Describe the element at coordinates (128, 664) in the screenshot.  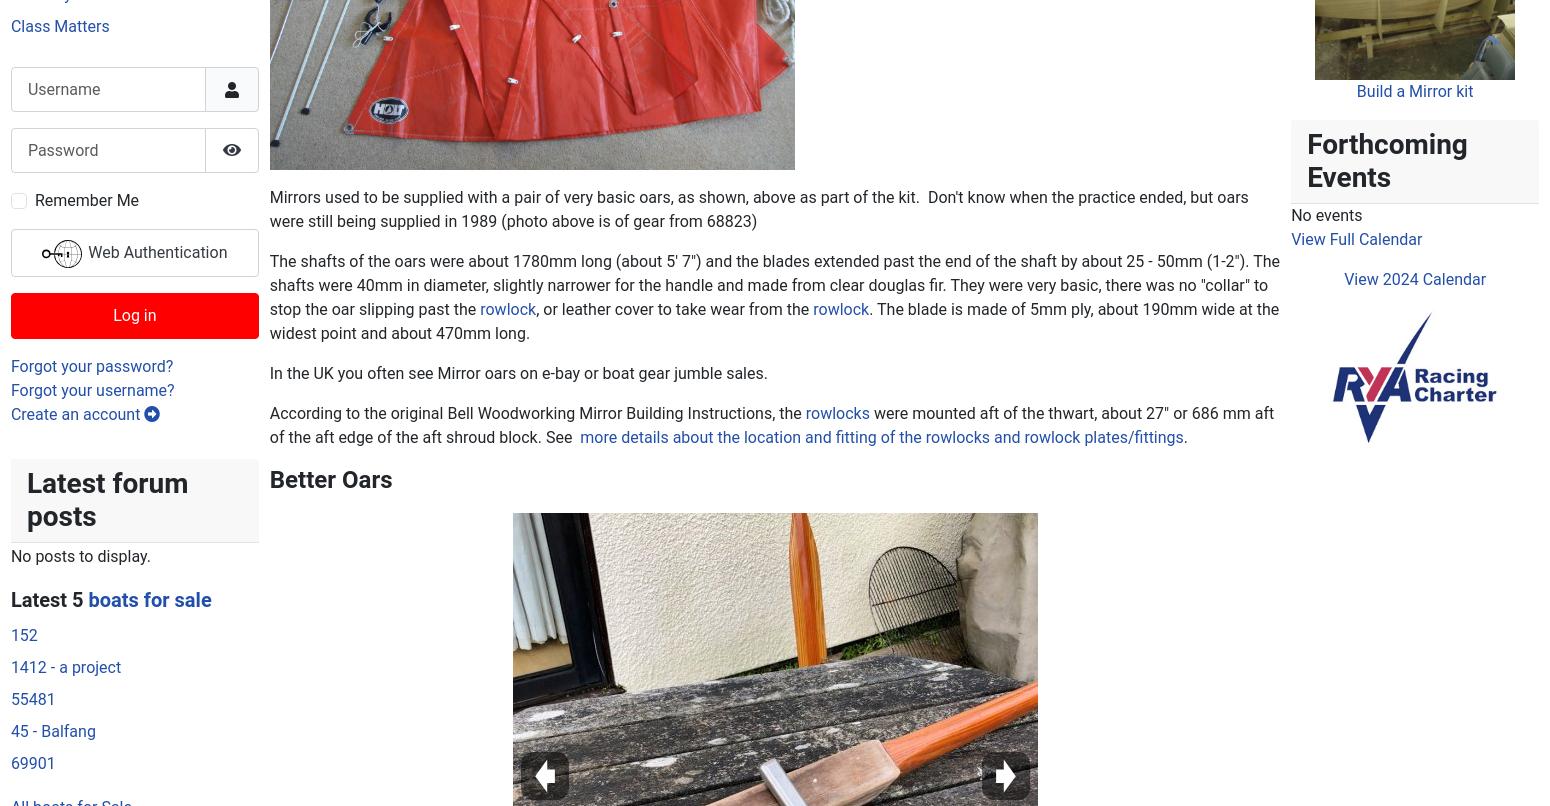
I see `'ex-owners/family looking for their old boat'` at that location.